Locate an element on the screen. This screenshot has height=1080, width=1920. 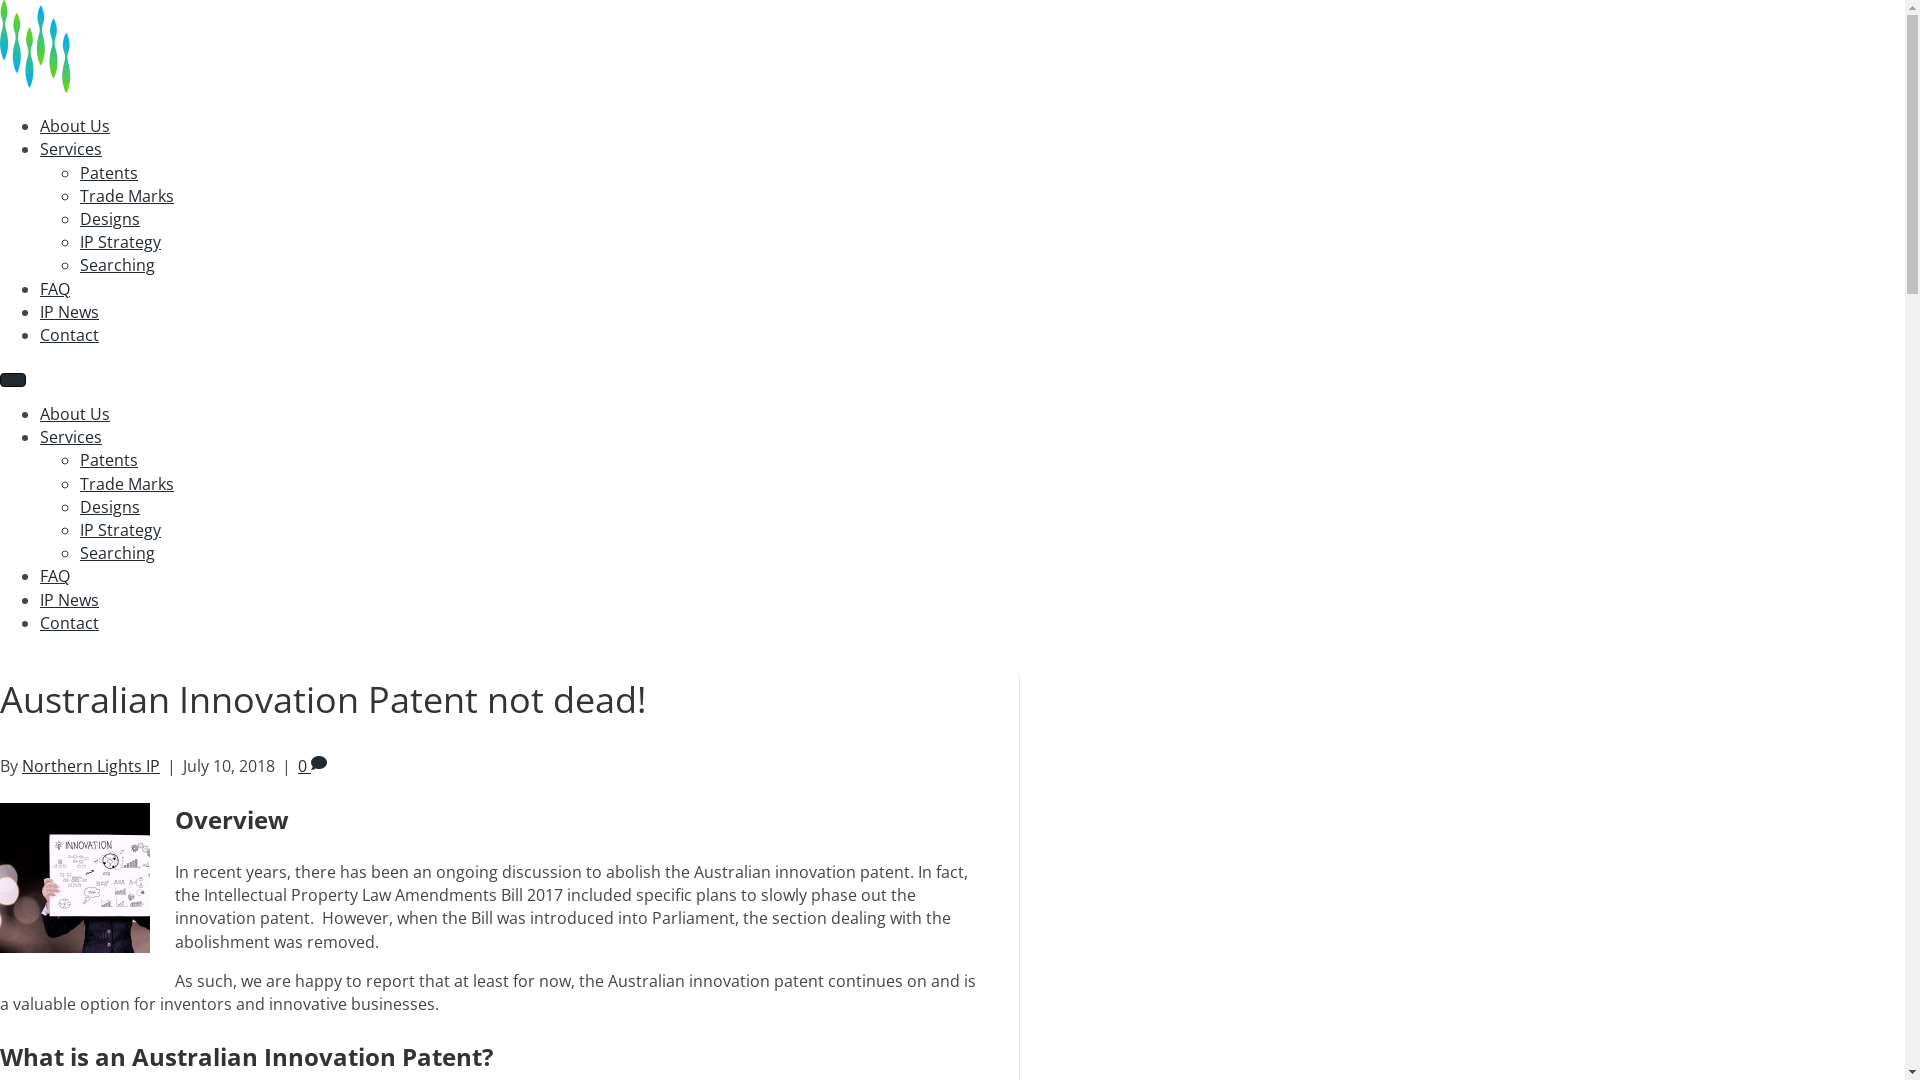
'About Us' is located at coordinates (75, 412).